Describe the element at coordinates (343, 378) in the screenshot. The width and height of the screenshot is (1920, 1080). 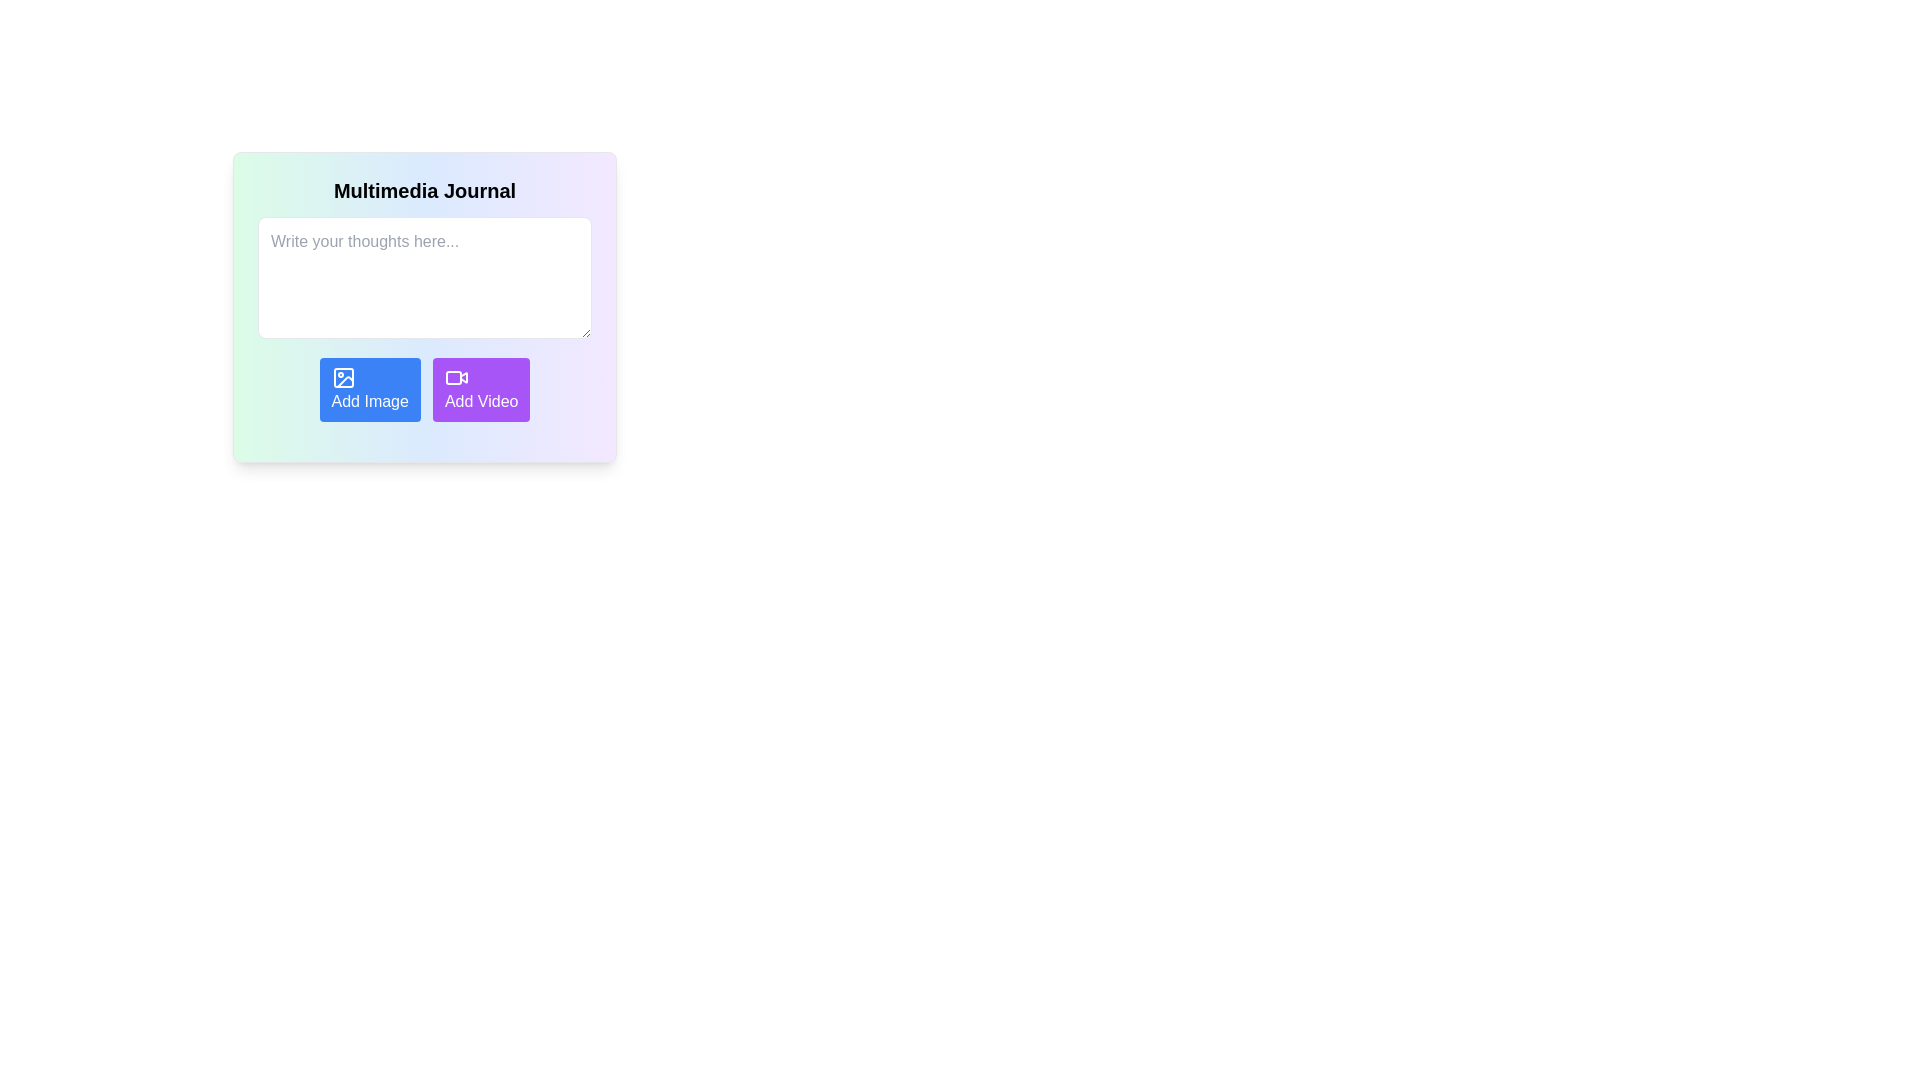
I see `the blue square icon part of the SVG graphic within the 'Add Image' button` at that location.